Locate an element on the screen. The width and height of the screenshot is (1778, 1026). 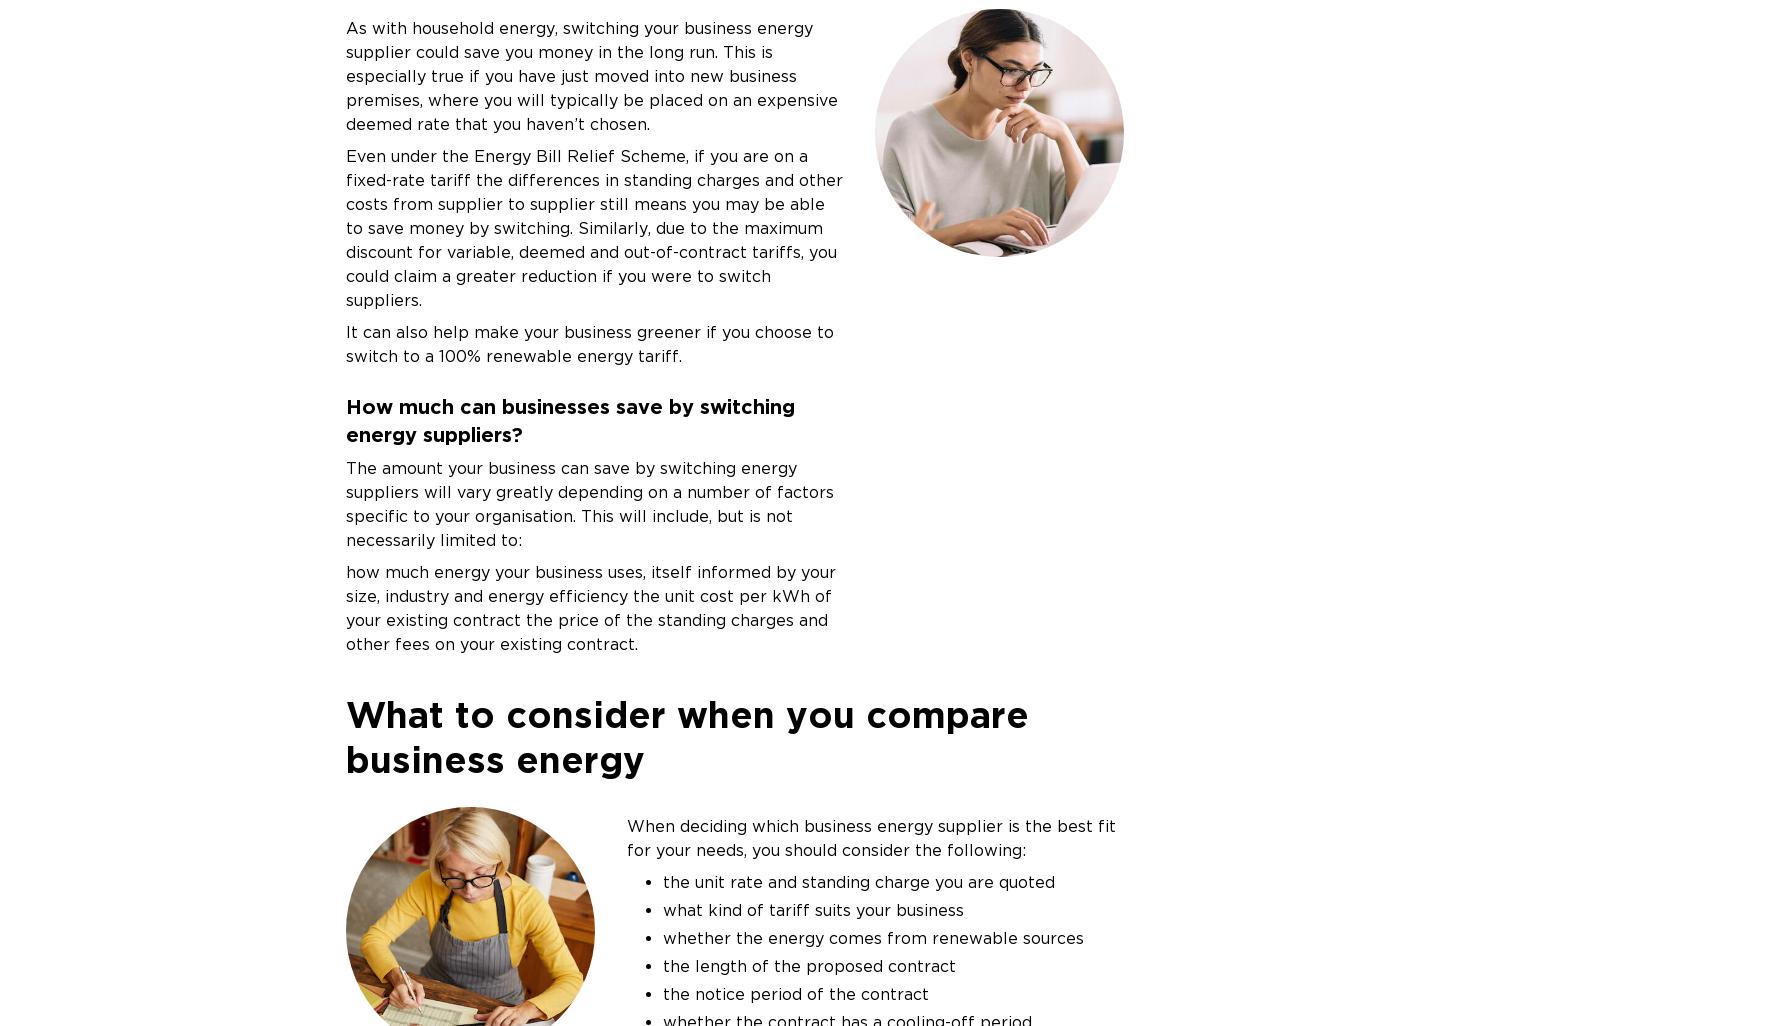
'the notice period of the contract' is located at coordinates (794, 992).